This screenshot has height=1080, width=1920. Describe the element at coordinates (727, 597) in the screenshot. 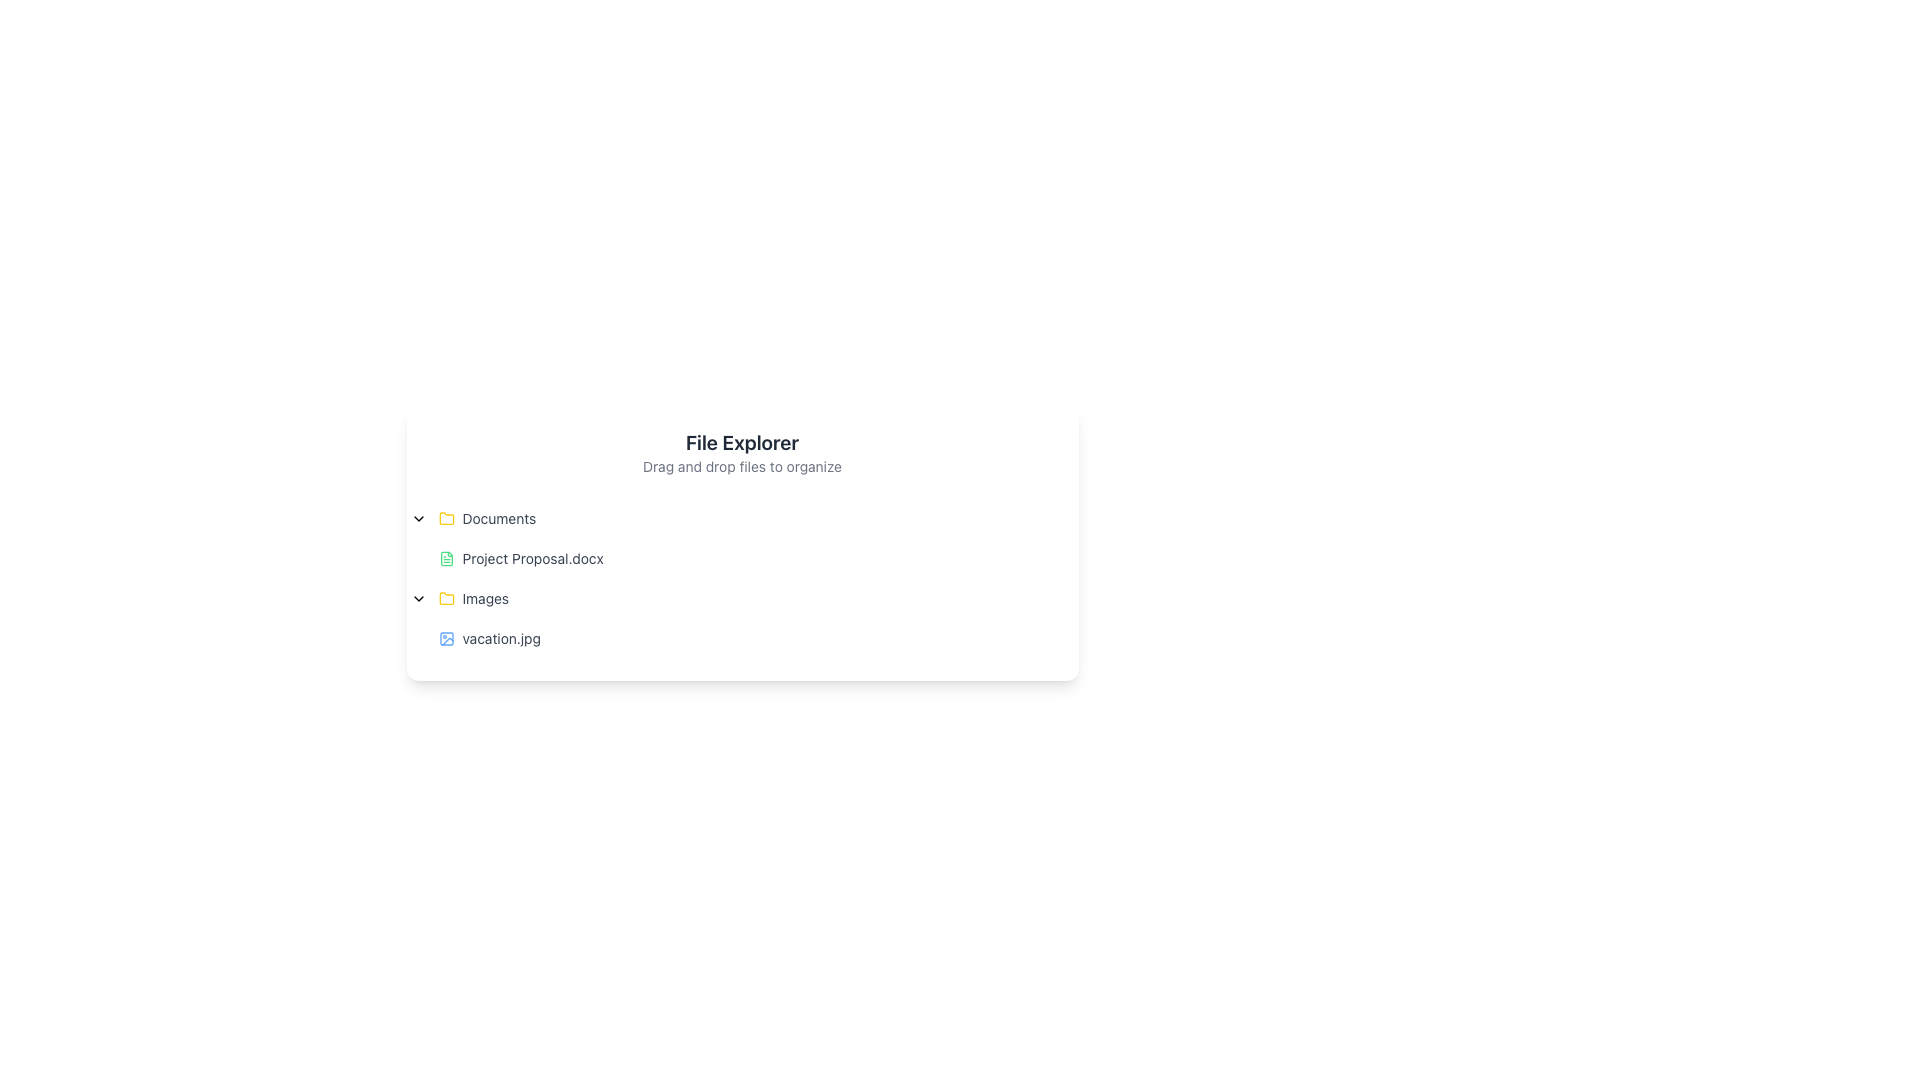

I see `the 'Images' folder in the 'File Explorer' section under the 'Documents' list` at that location.